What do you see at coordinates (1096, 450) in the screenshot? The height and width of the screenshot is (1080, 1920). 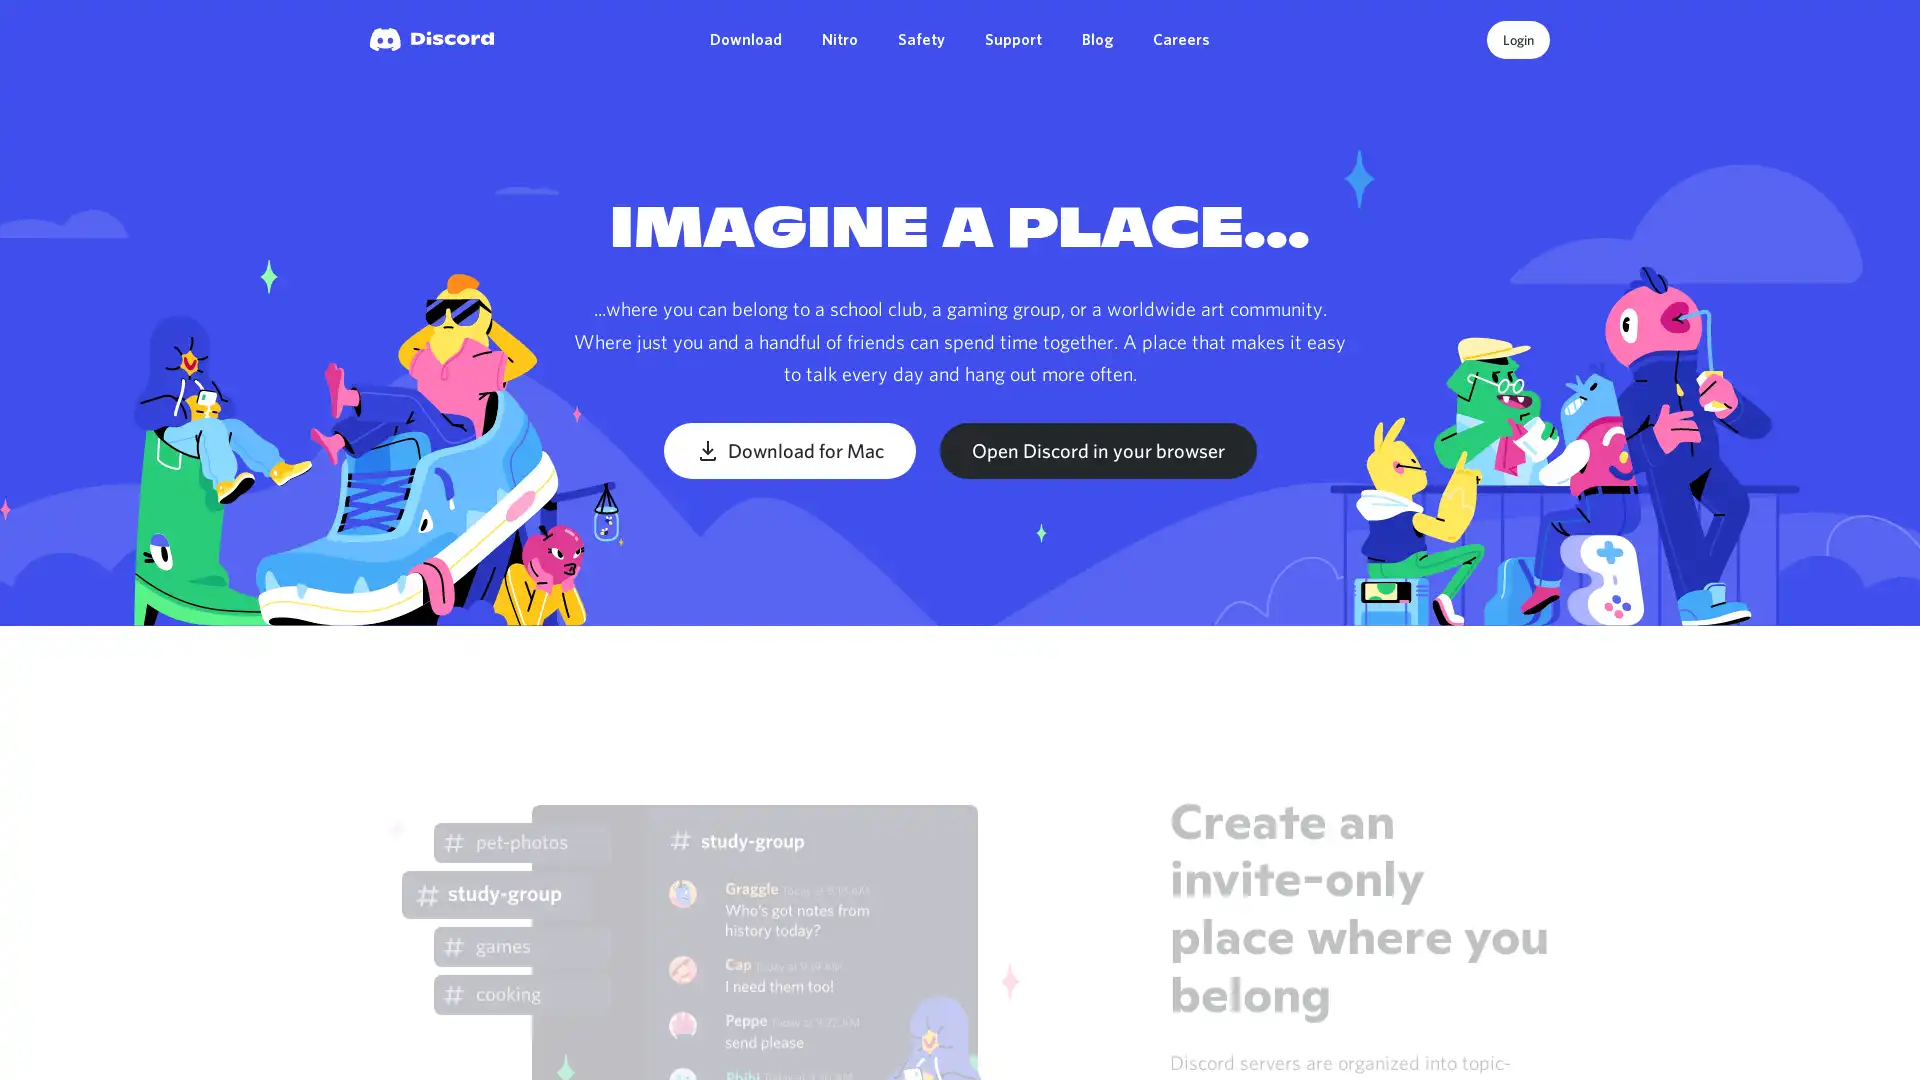 I see `Open Discord in your browser` at bounding box center [1096, 450].